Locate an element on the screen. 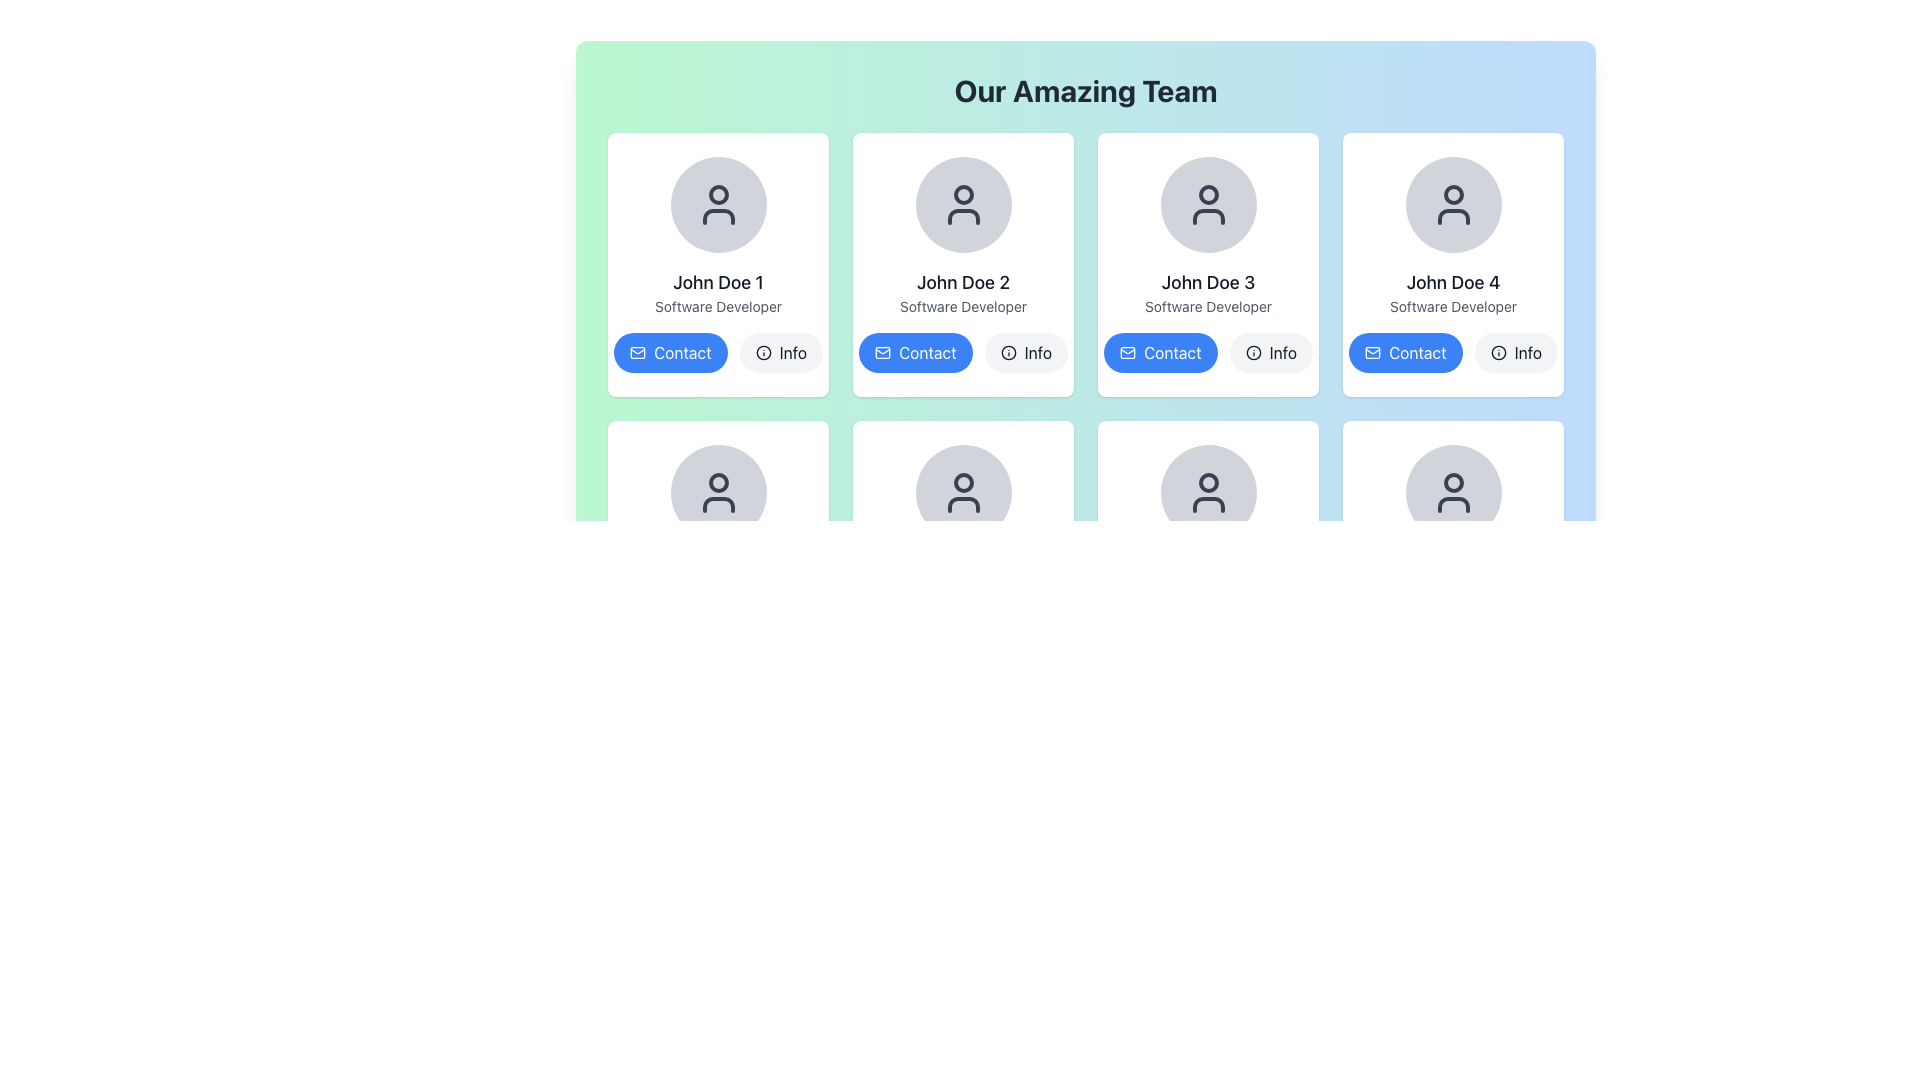 This screenshot has height=1080, width=1920. the text label or button that provides information about 'John Doe 2' is located at coordinates (1037, 352).